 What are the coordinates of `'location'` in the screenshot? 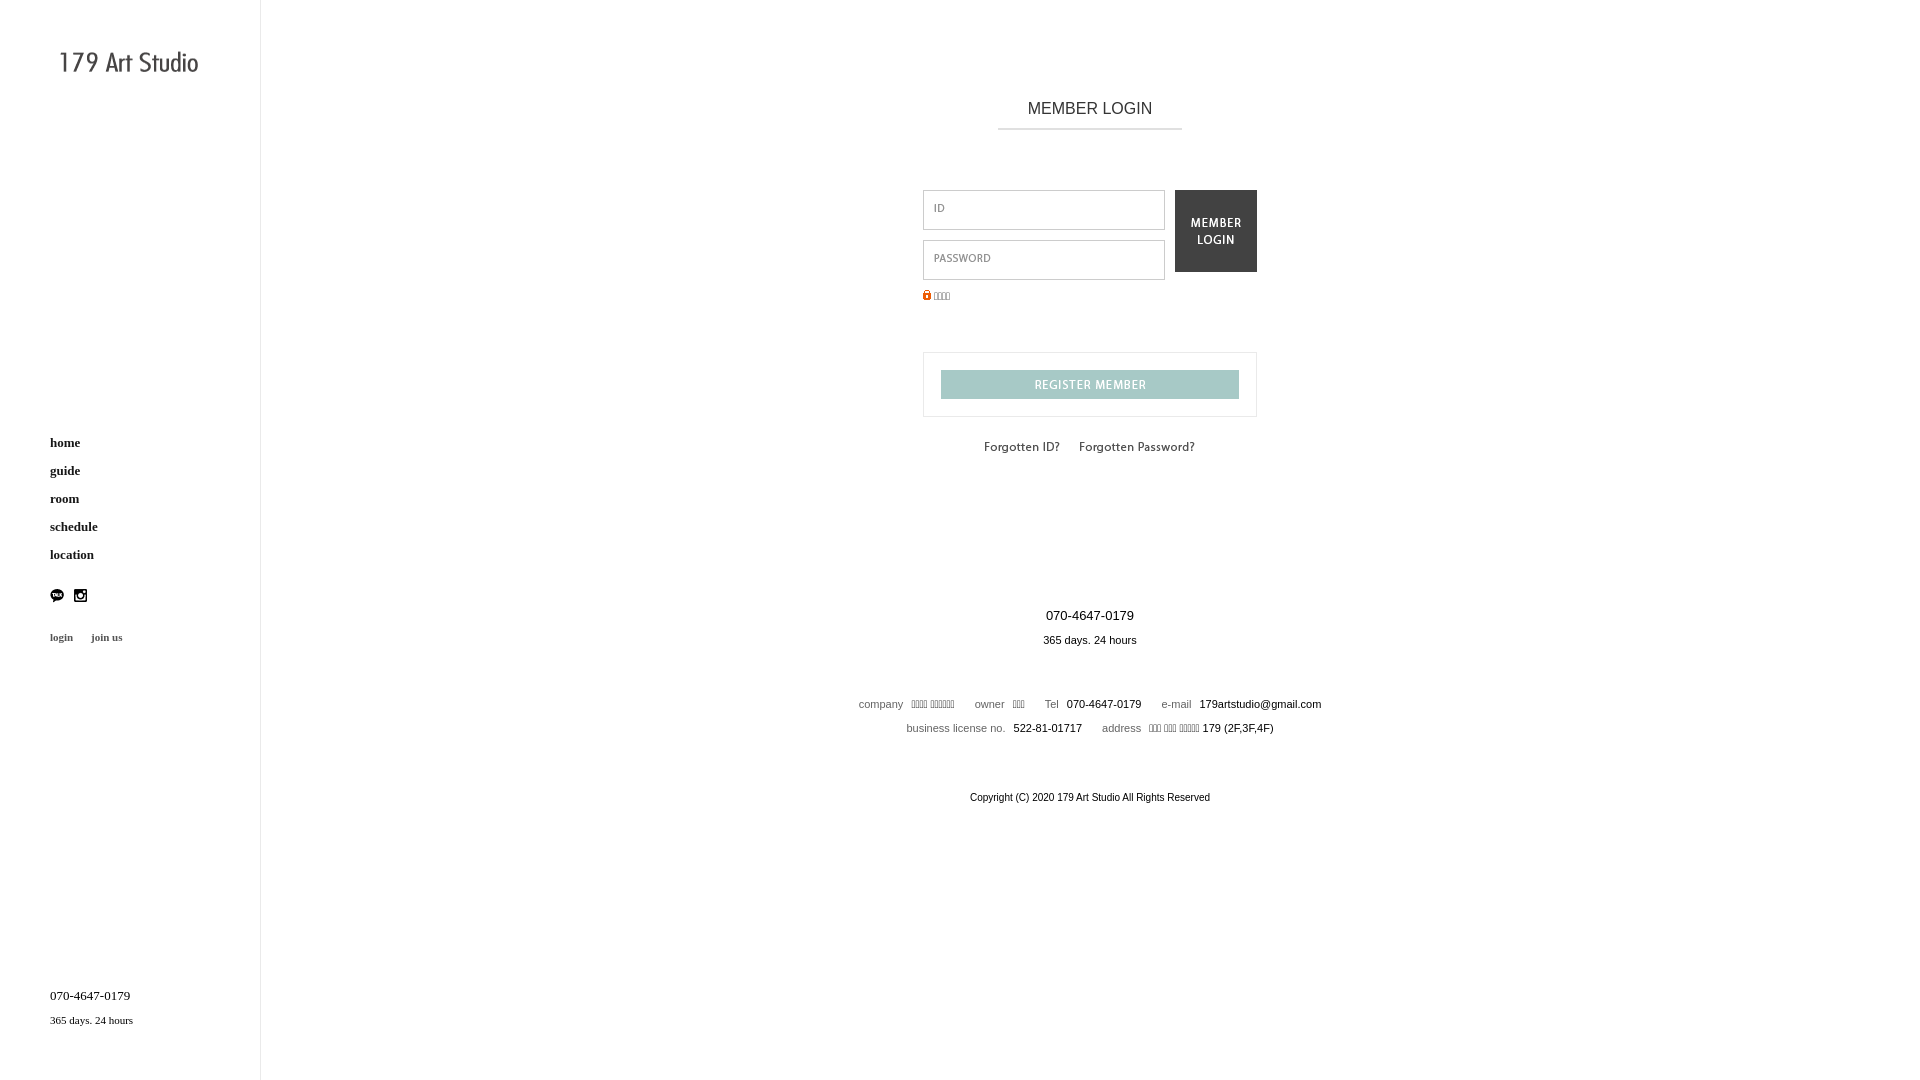 It's located at (128, 555).